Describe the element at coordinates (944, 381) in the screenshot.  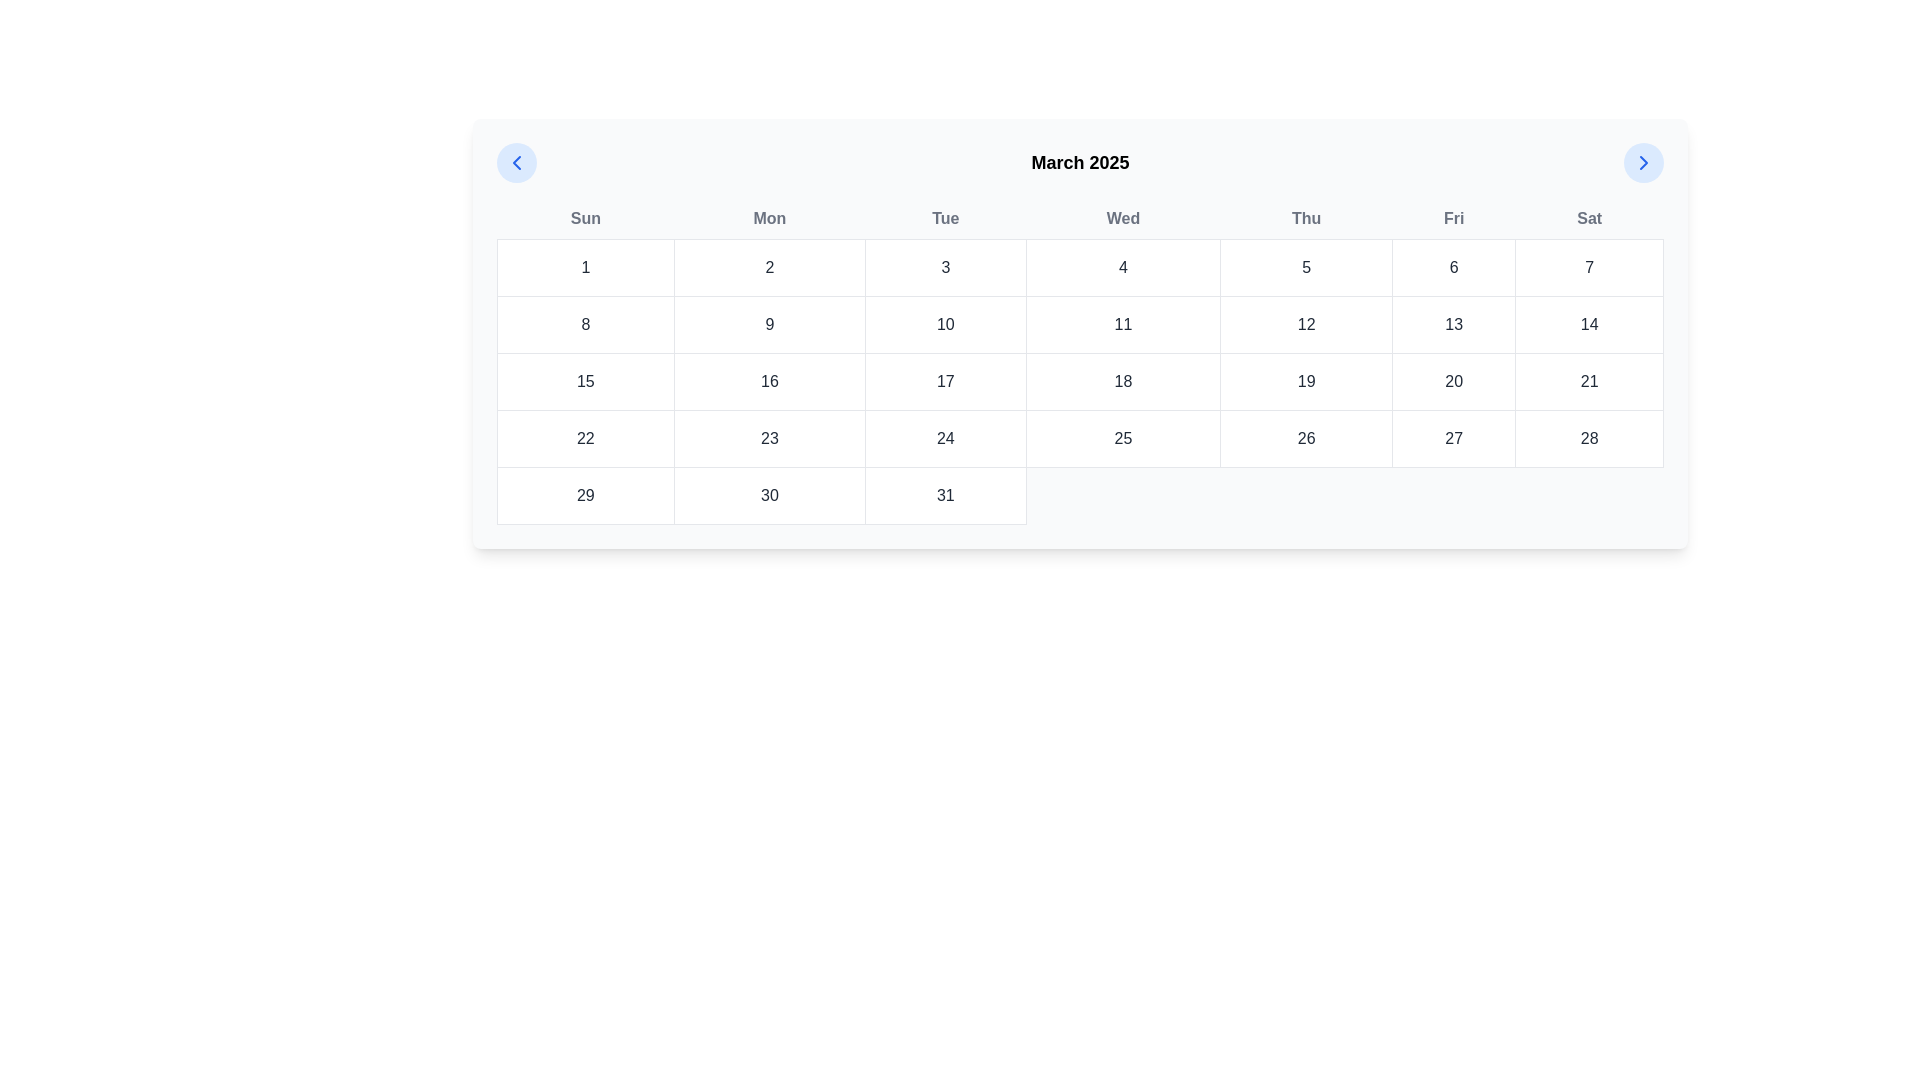
I see `the clickable calendar date box representing the date '17', which is the third box from the left` at that location.